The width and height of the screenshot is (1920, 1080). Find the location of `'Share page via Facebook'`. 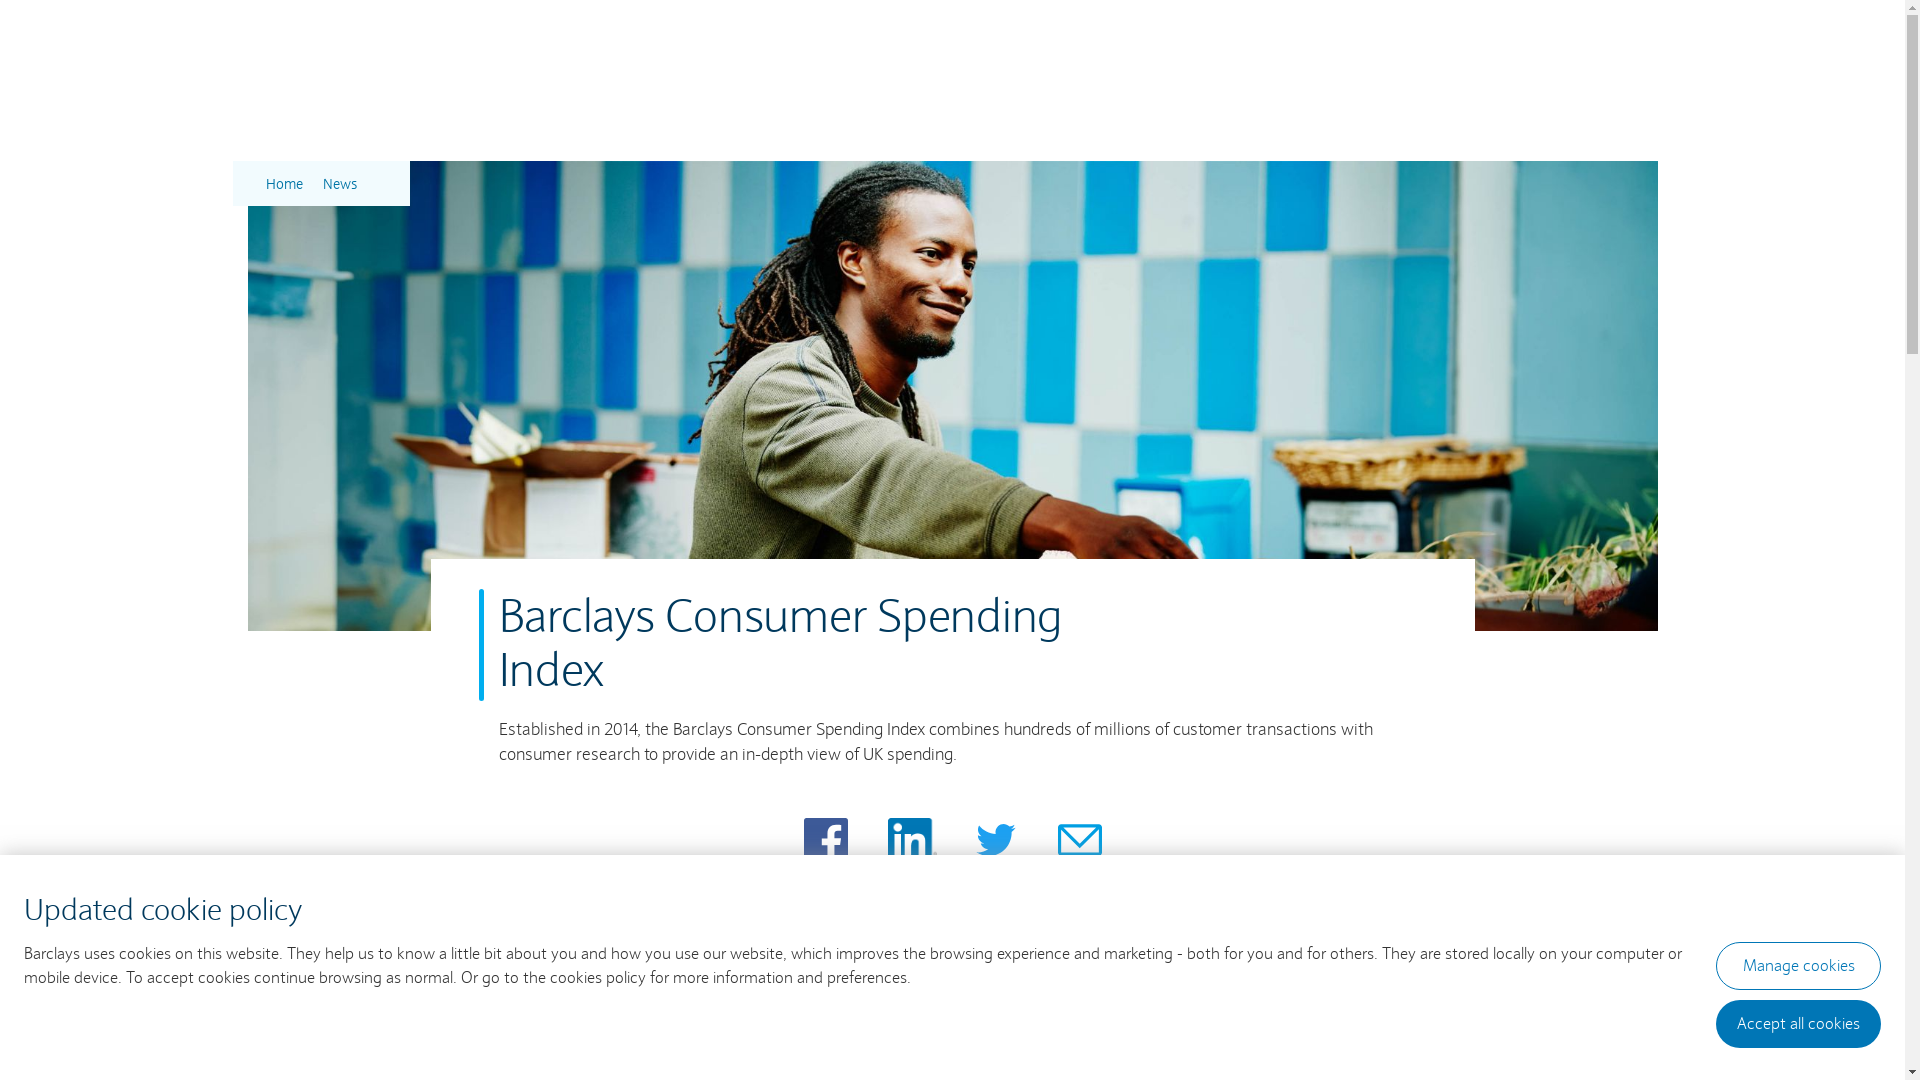

'Share page via Facebook' is located at coordinates (825, 840).